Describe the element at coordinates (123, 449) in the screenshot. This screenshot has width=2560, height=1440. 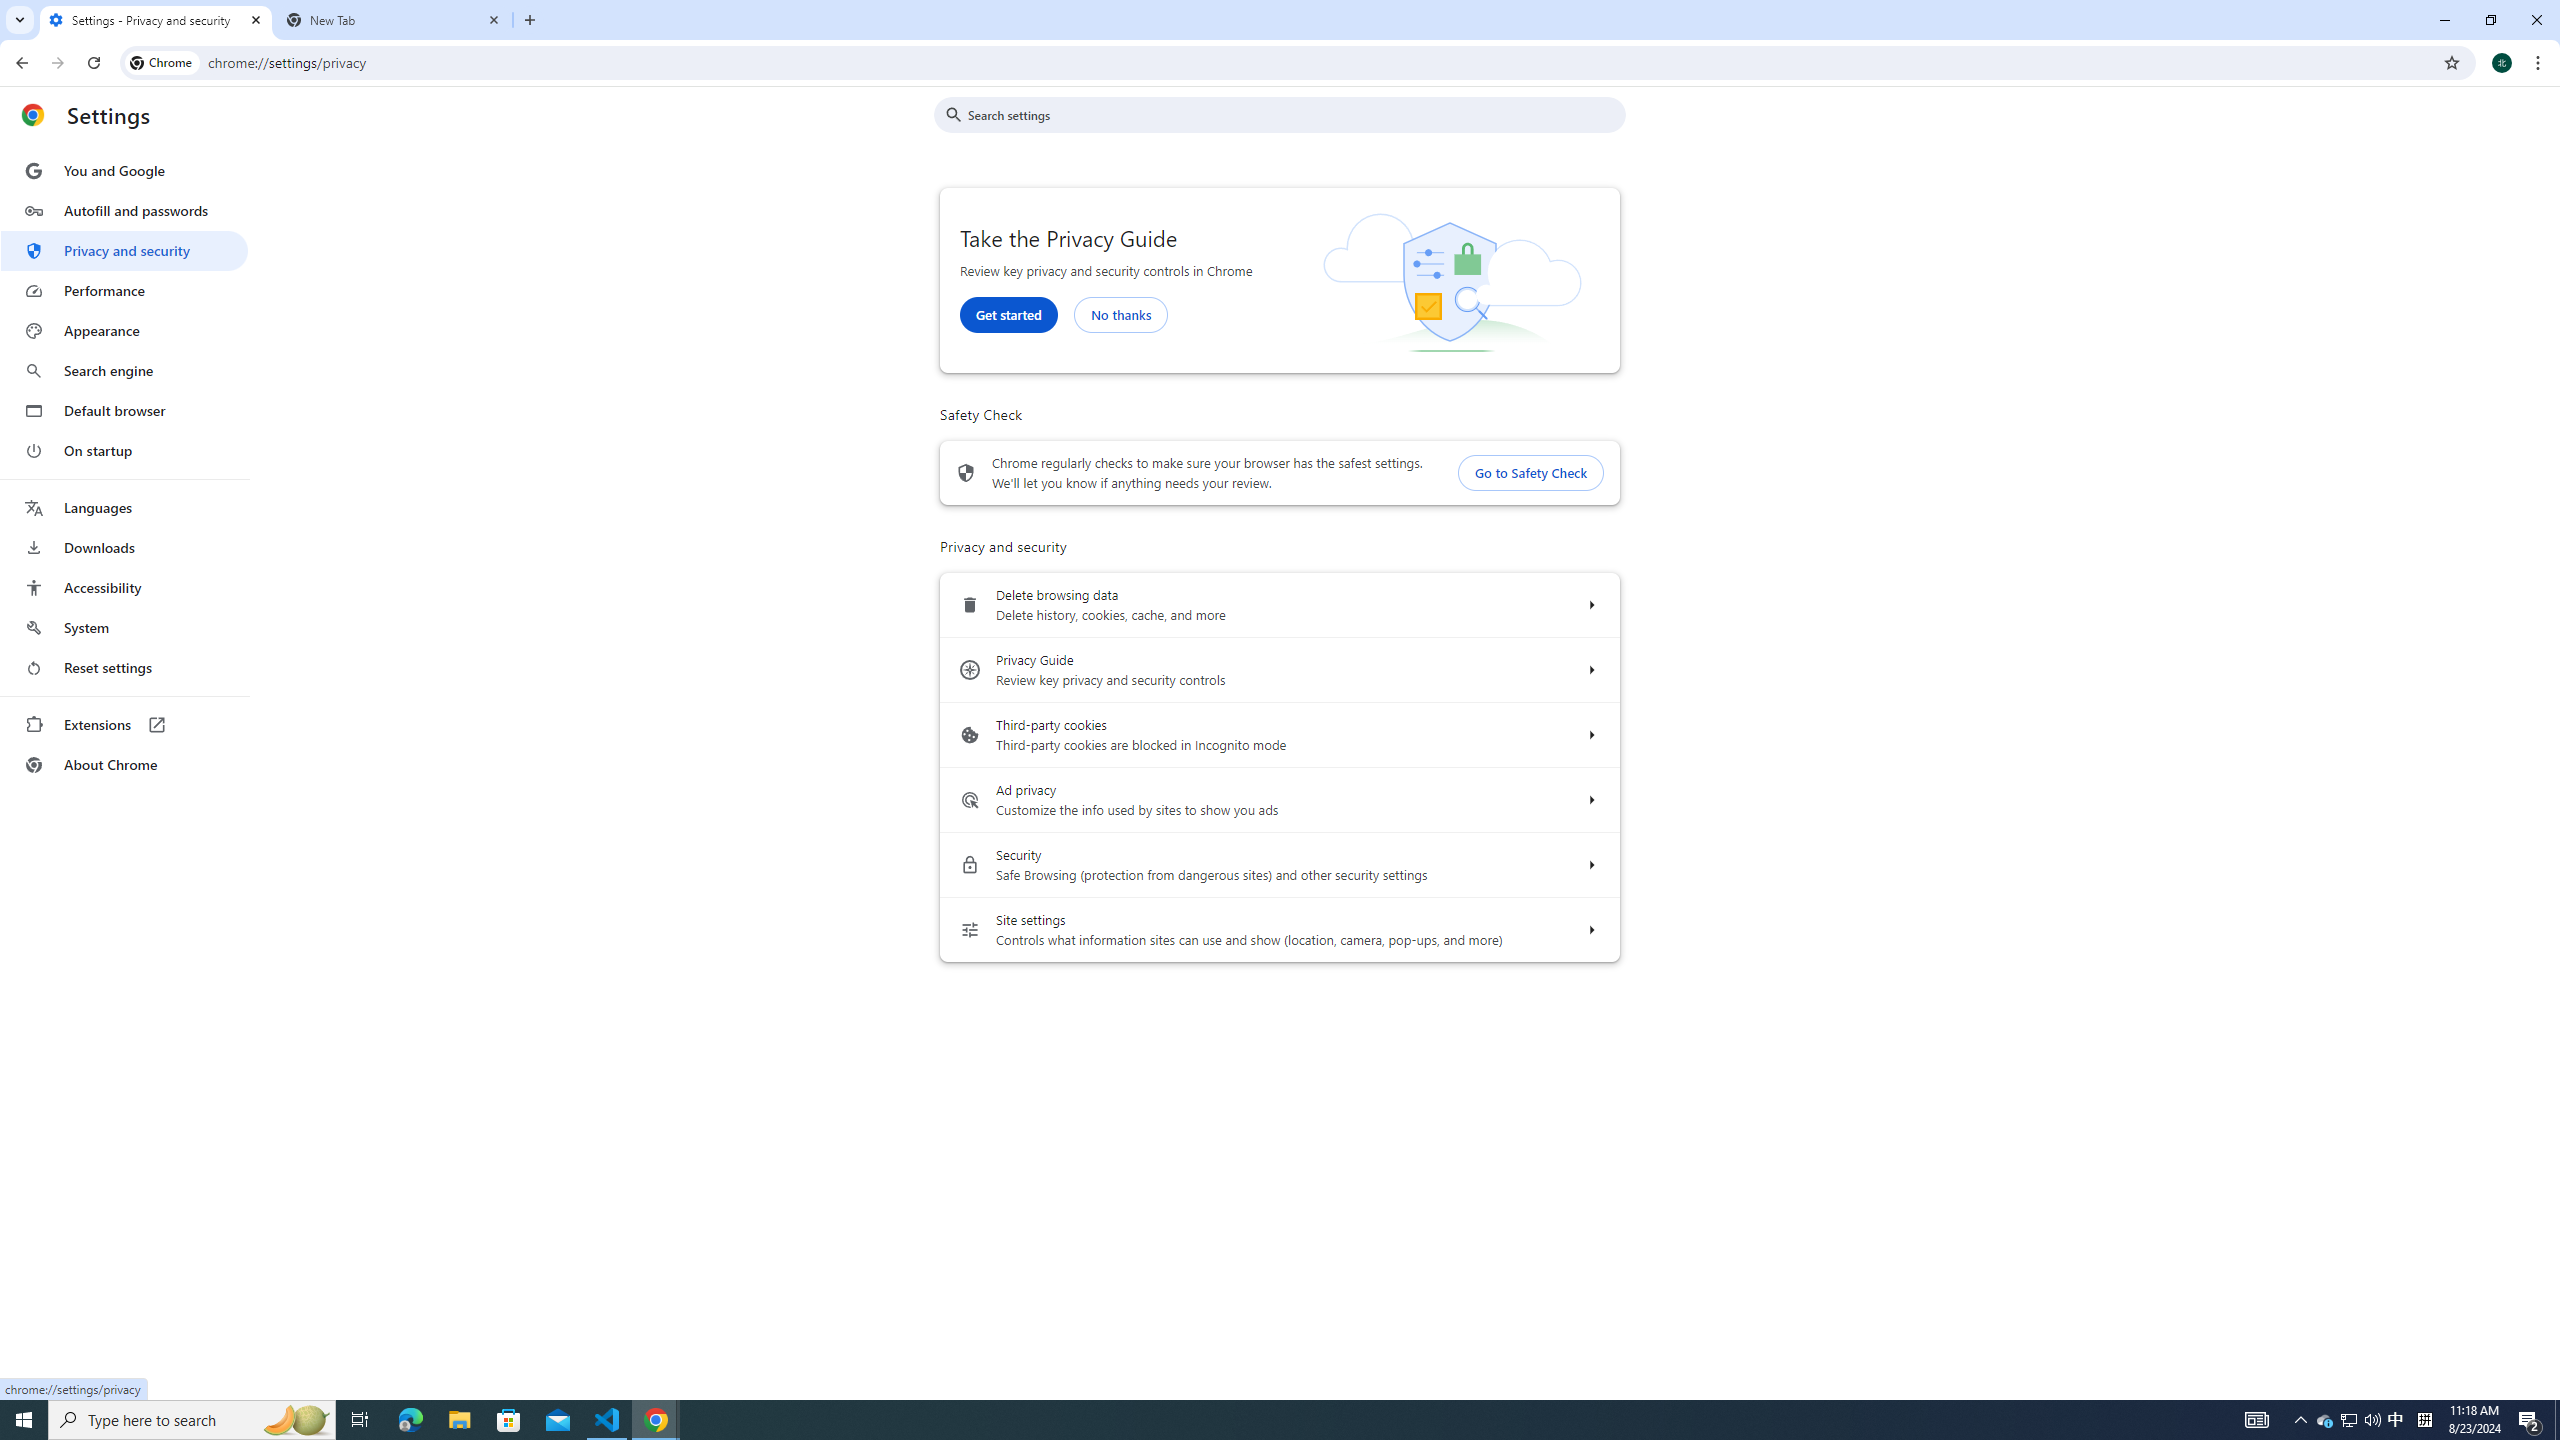
I see `'On startup'` at that location.